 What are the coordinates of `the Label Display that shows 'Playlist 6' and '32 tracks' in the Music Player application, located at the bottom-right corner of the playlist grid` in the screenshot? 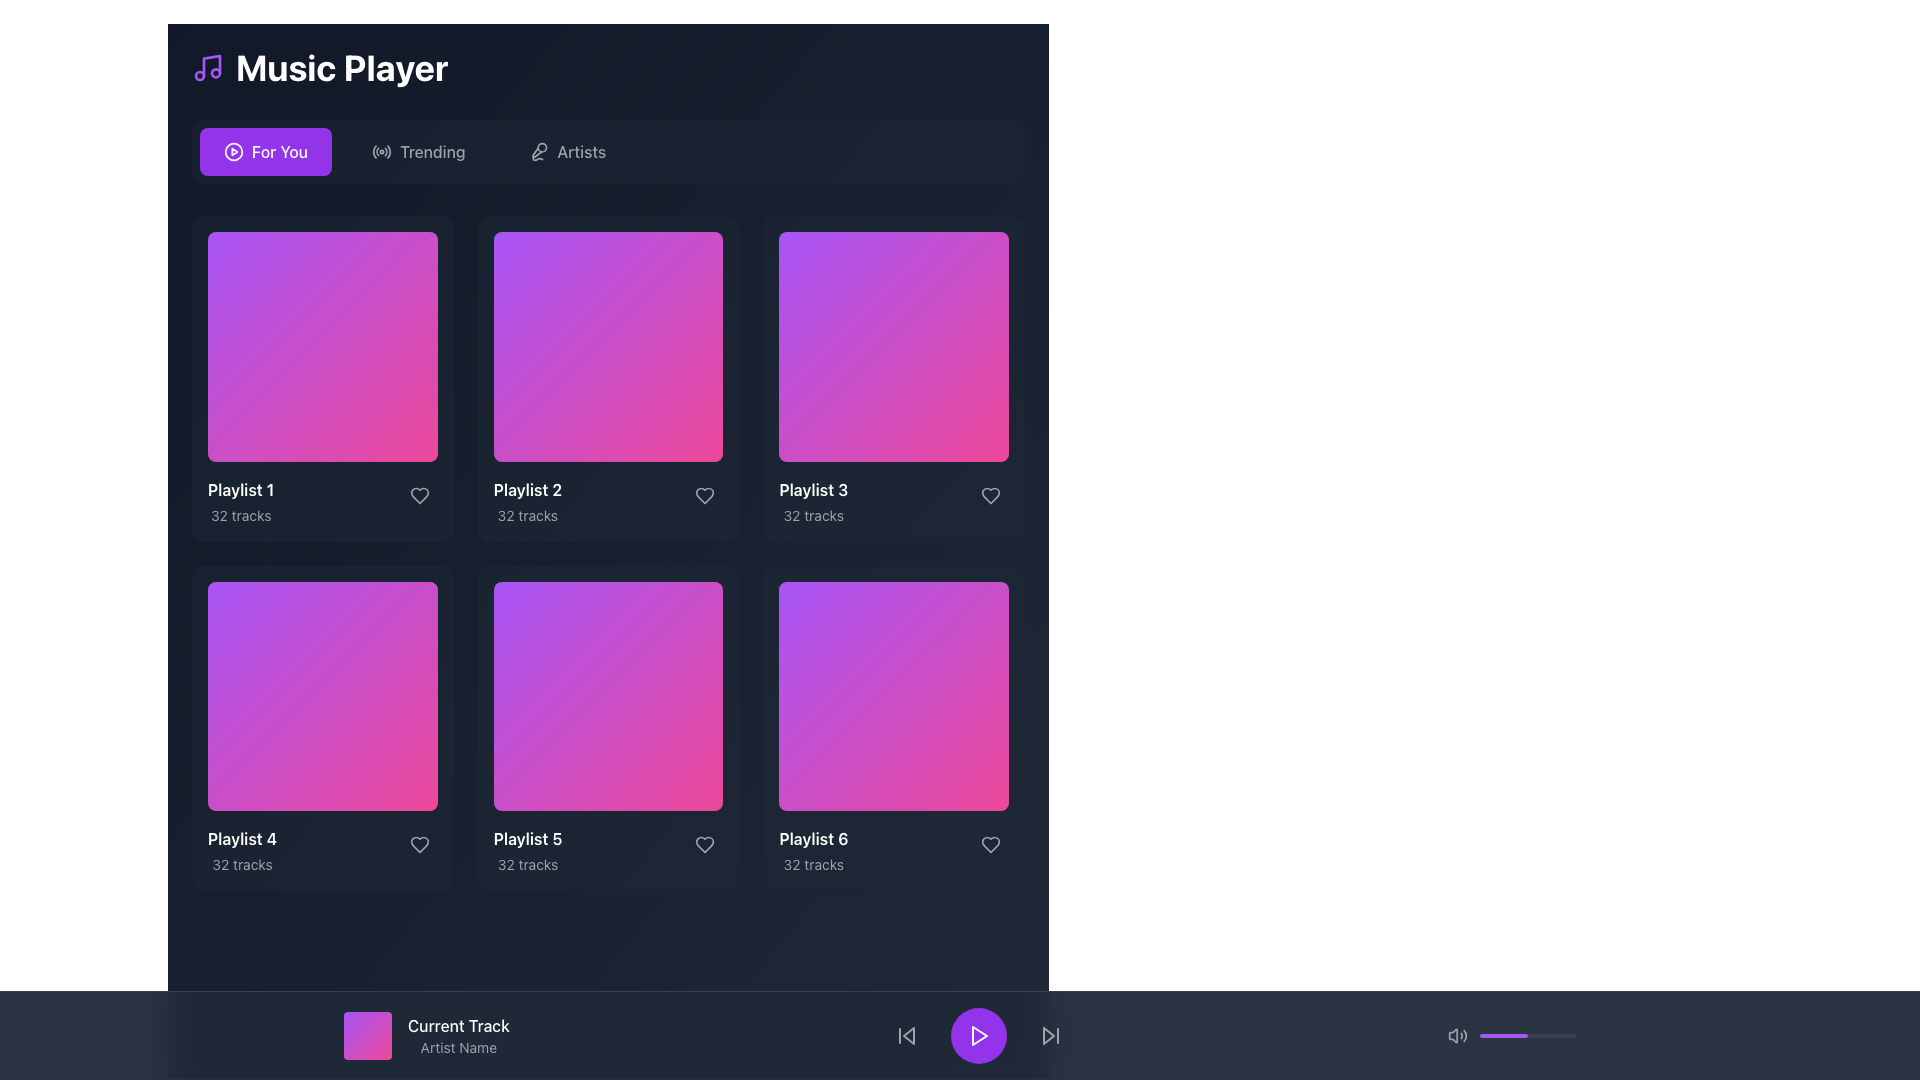 It's located at (813, 851).